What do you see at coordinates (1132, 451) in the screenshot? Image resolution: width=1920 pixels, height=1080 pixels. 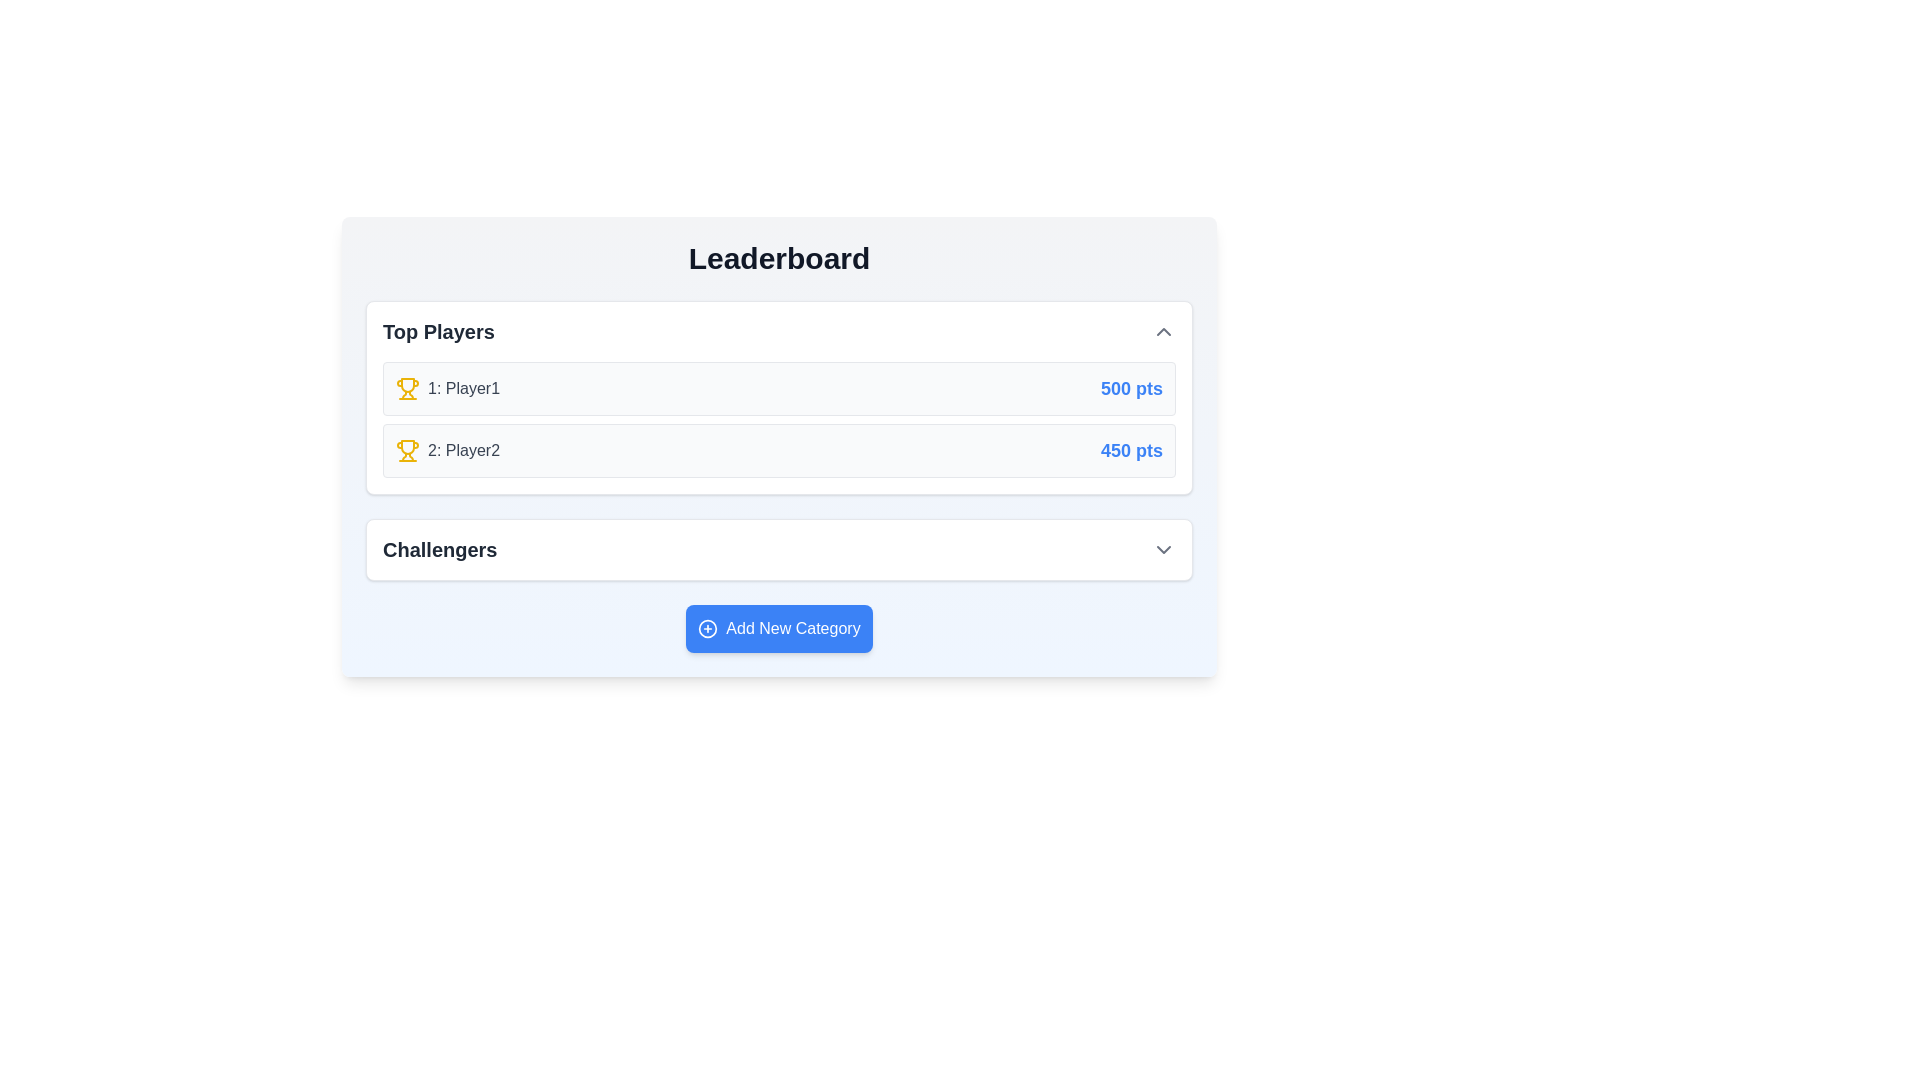 I see `the static text indicating the score of the second player in the leaderboard, which shows 450 points and is aligned to the right edge of the row` at bounding box center [1132, 451].